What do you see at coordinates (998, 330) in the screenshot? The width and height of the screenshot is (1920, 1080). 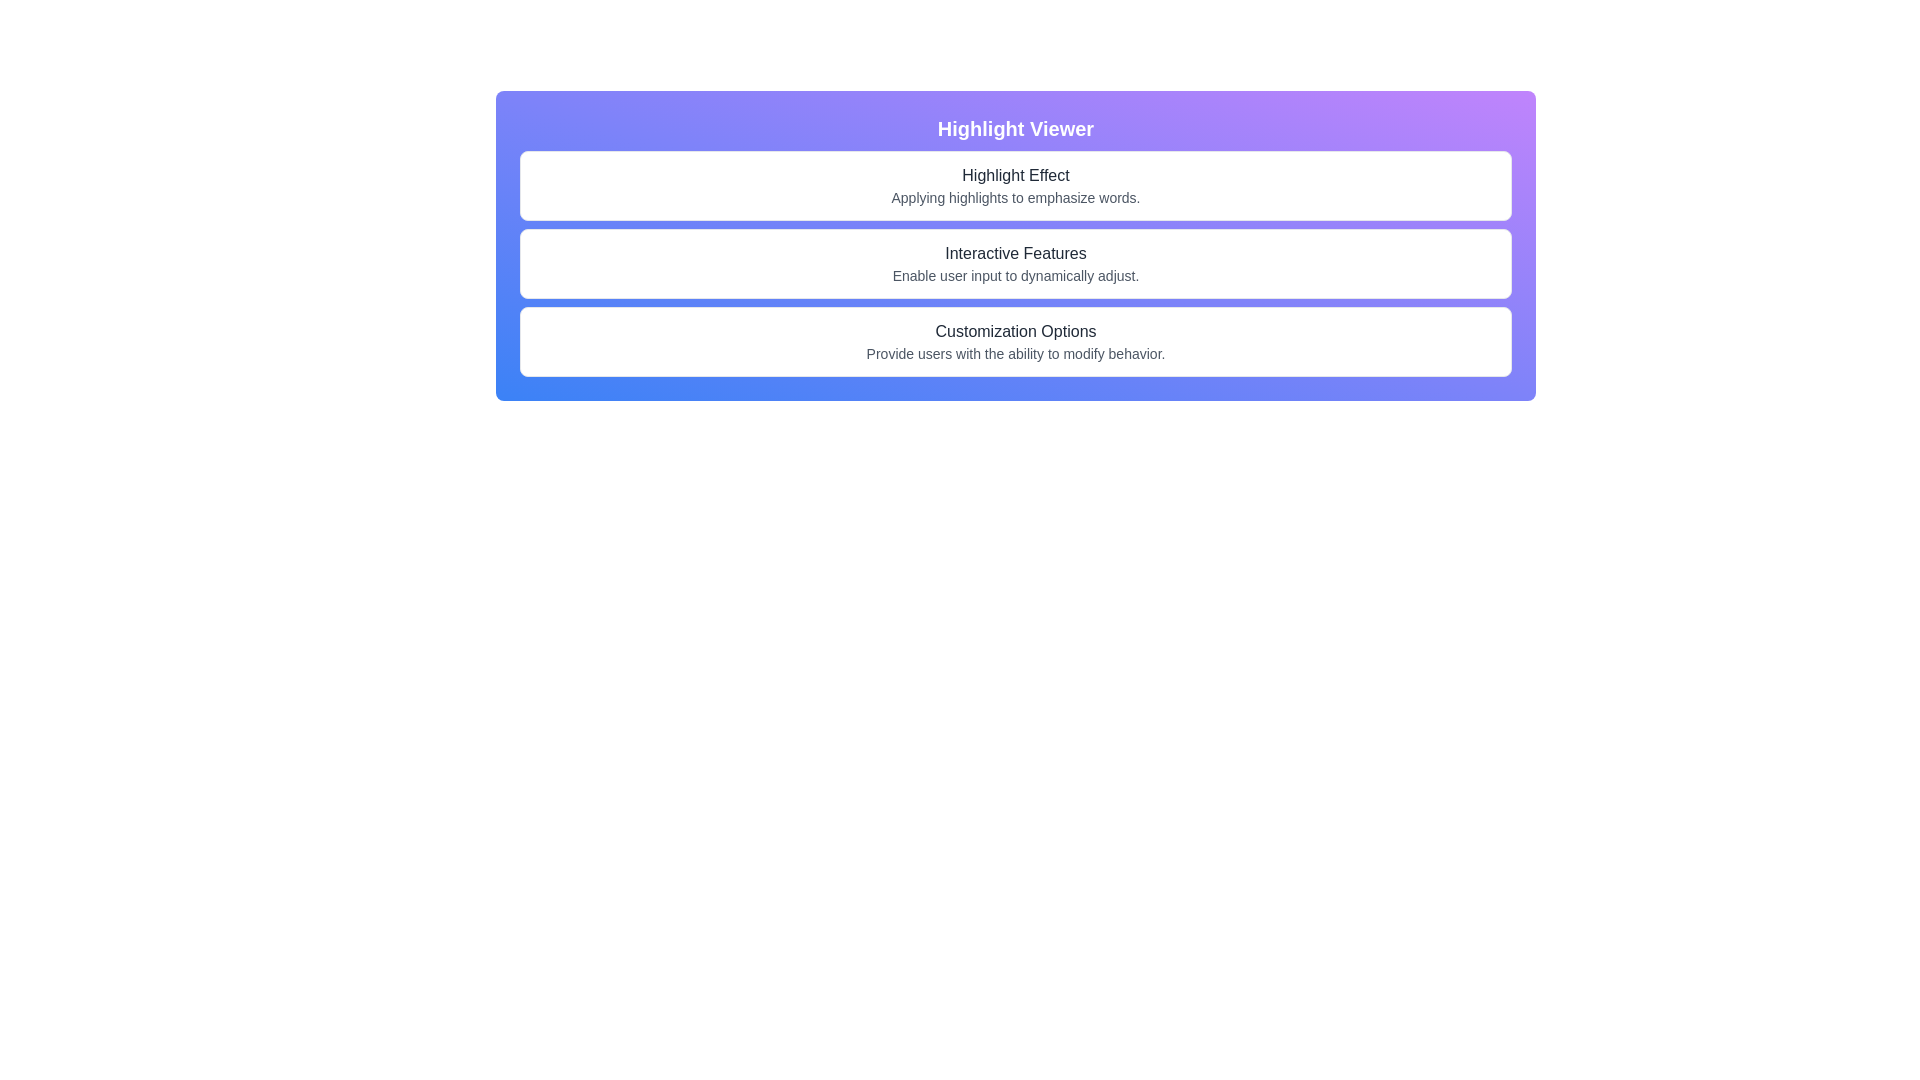 I see `the character 'z' in the text 'Customization Options', which is located under the section 'Highlight Viewer'` at bounding box center [998, 330].